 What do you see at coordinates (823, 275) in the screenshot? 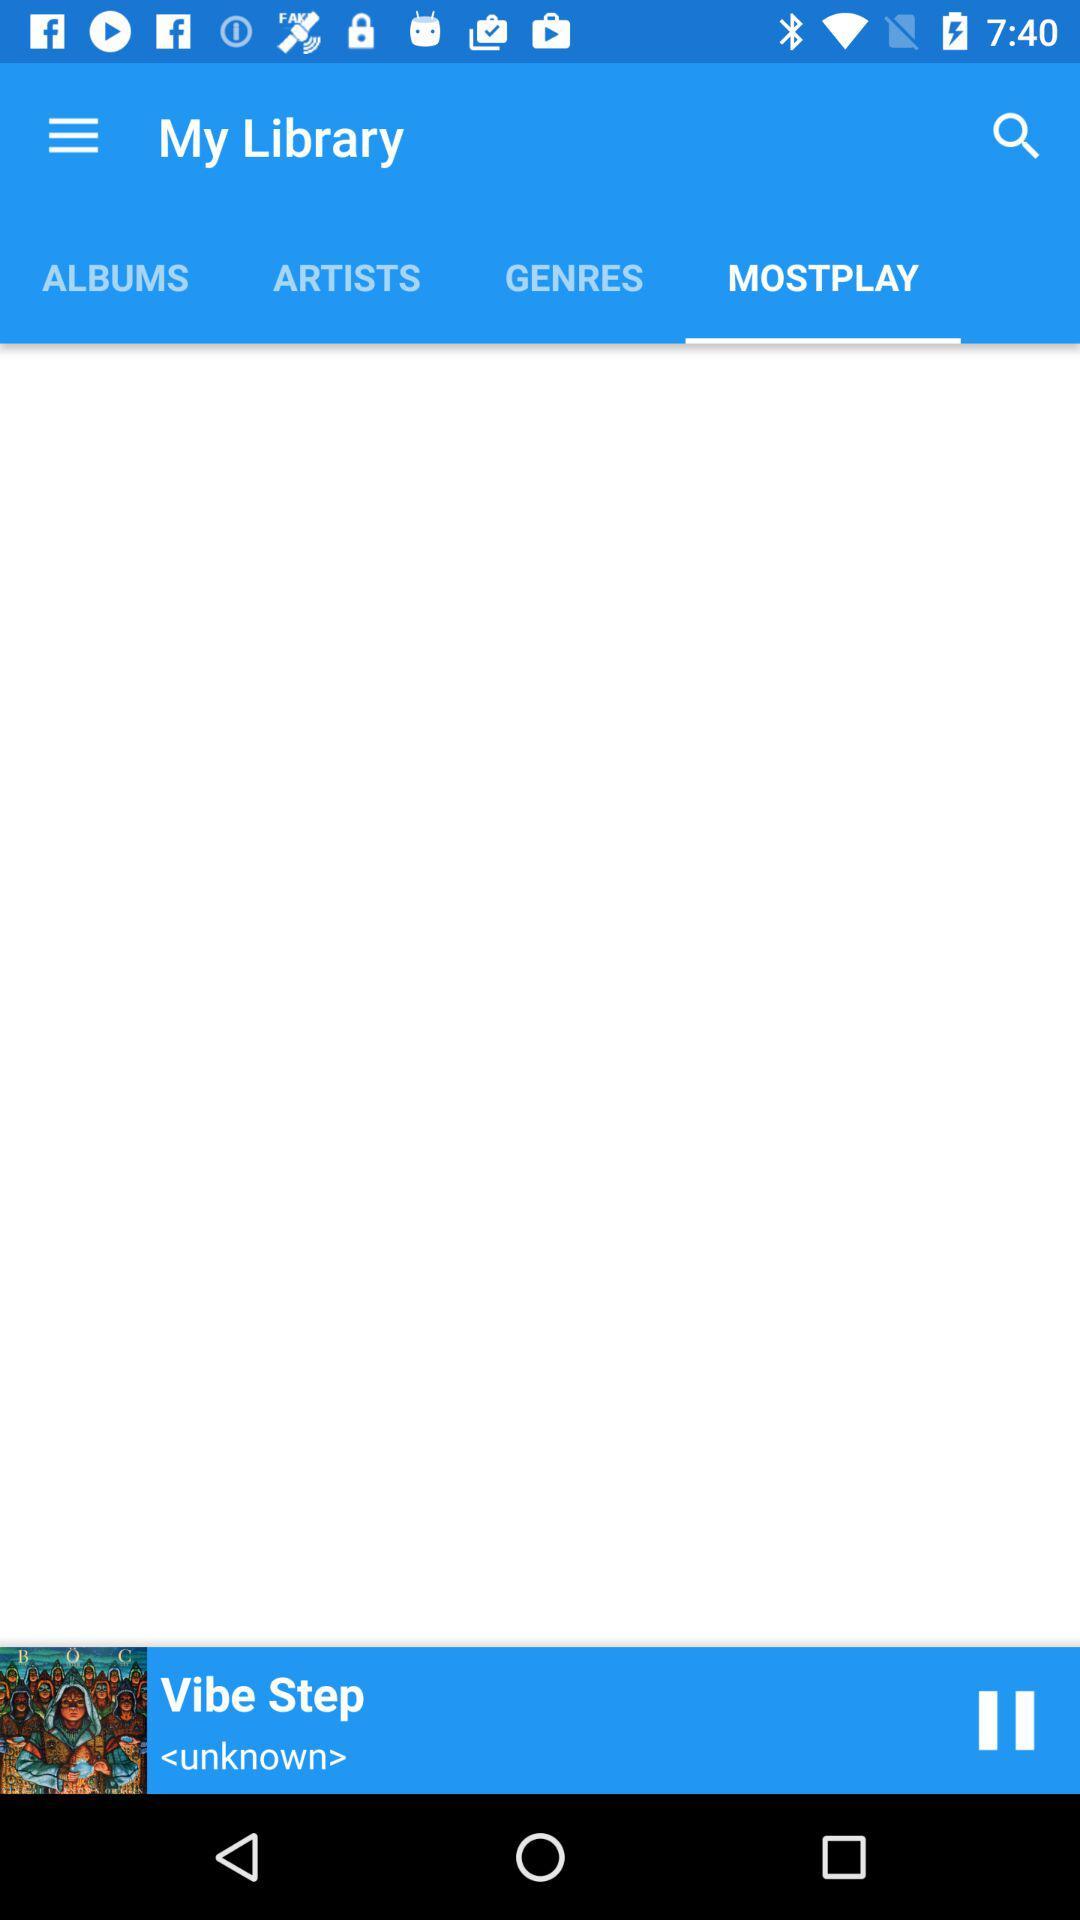
I see `the app to the right of genres icon` at bounding box center [823, 275].